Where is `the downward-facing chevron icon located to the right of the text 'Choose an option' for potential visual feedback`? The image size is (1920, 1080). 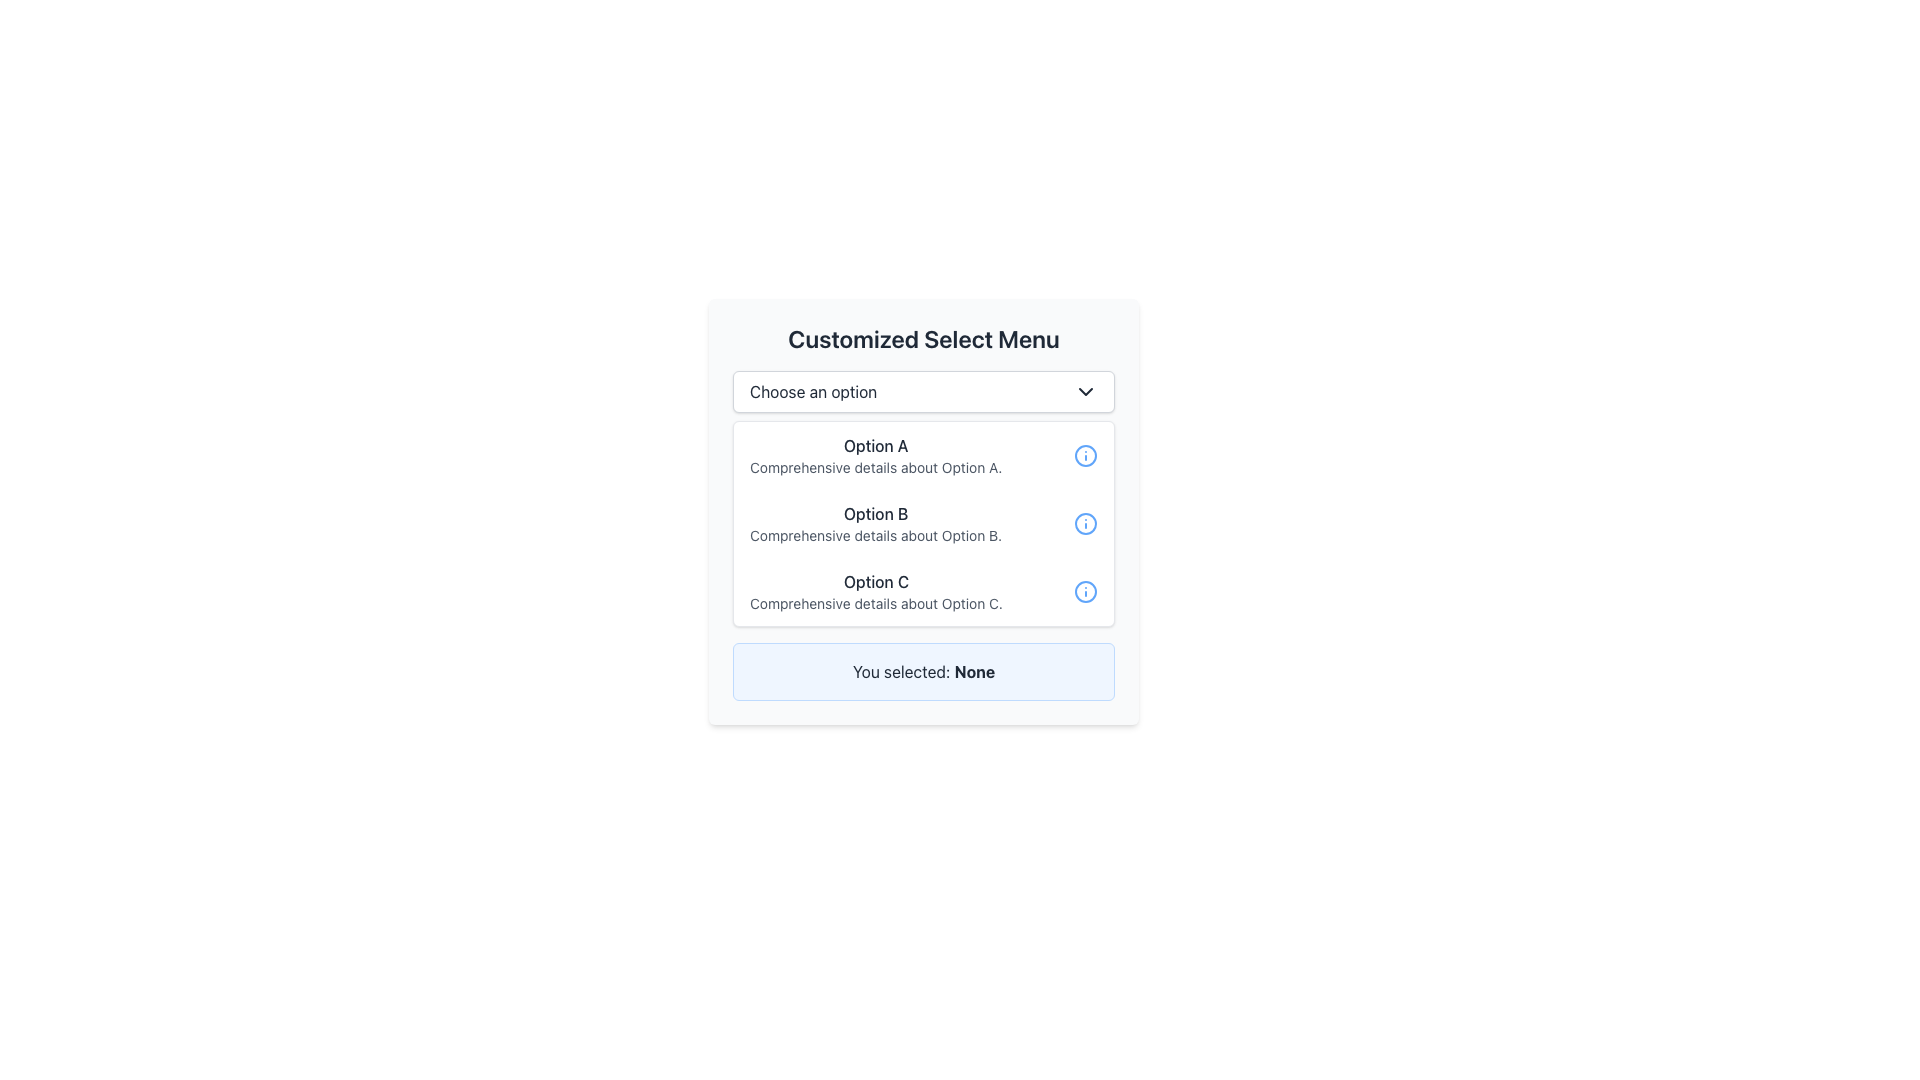
the downward-facing chevron icon located to the right of the text 'Choose an option' for potential visual feedback is located at coordinates (1084, 392).